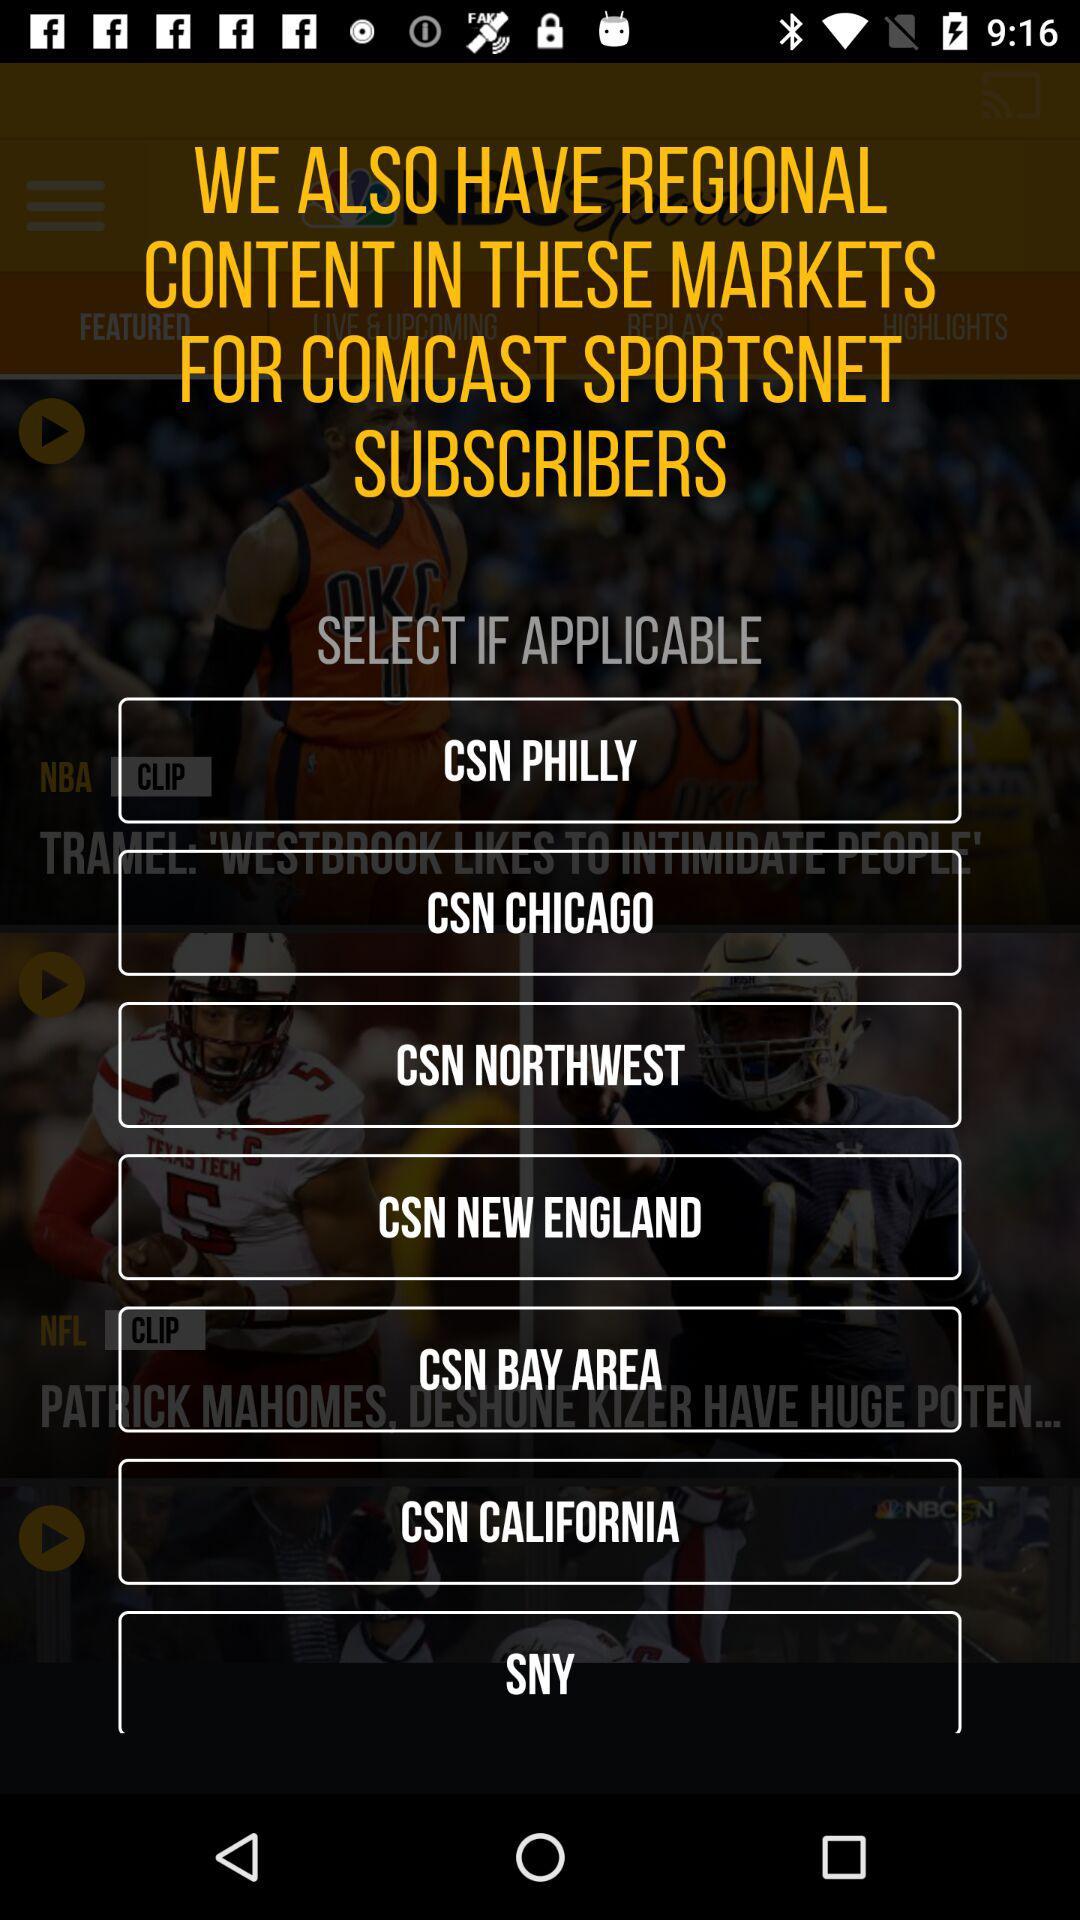 This screenshot has width=1080, height=1920. I want to click on the icon below csn california icon, so click(540, 1672).